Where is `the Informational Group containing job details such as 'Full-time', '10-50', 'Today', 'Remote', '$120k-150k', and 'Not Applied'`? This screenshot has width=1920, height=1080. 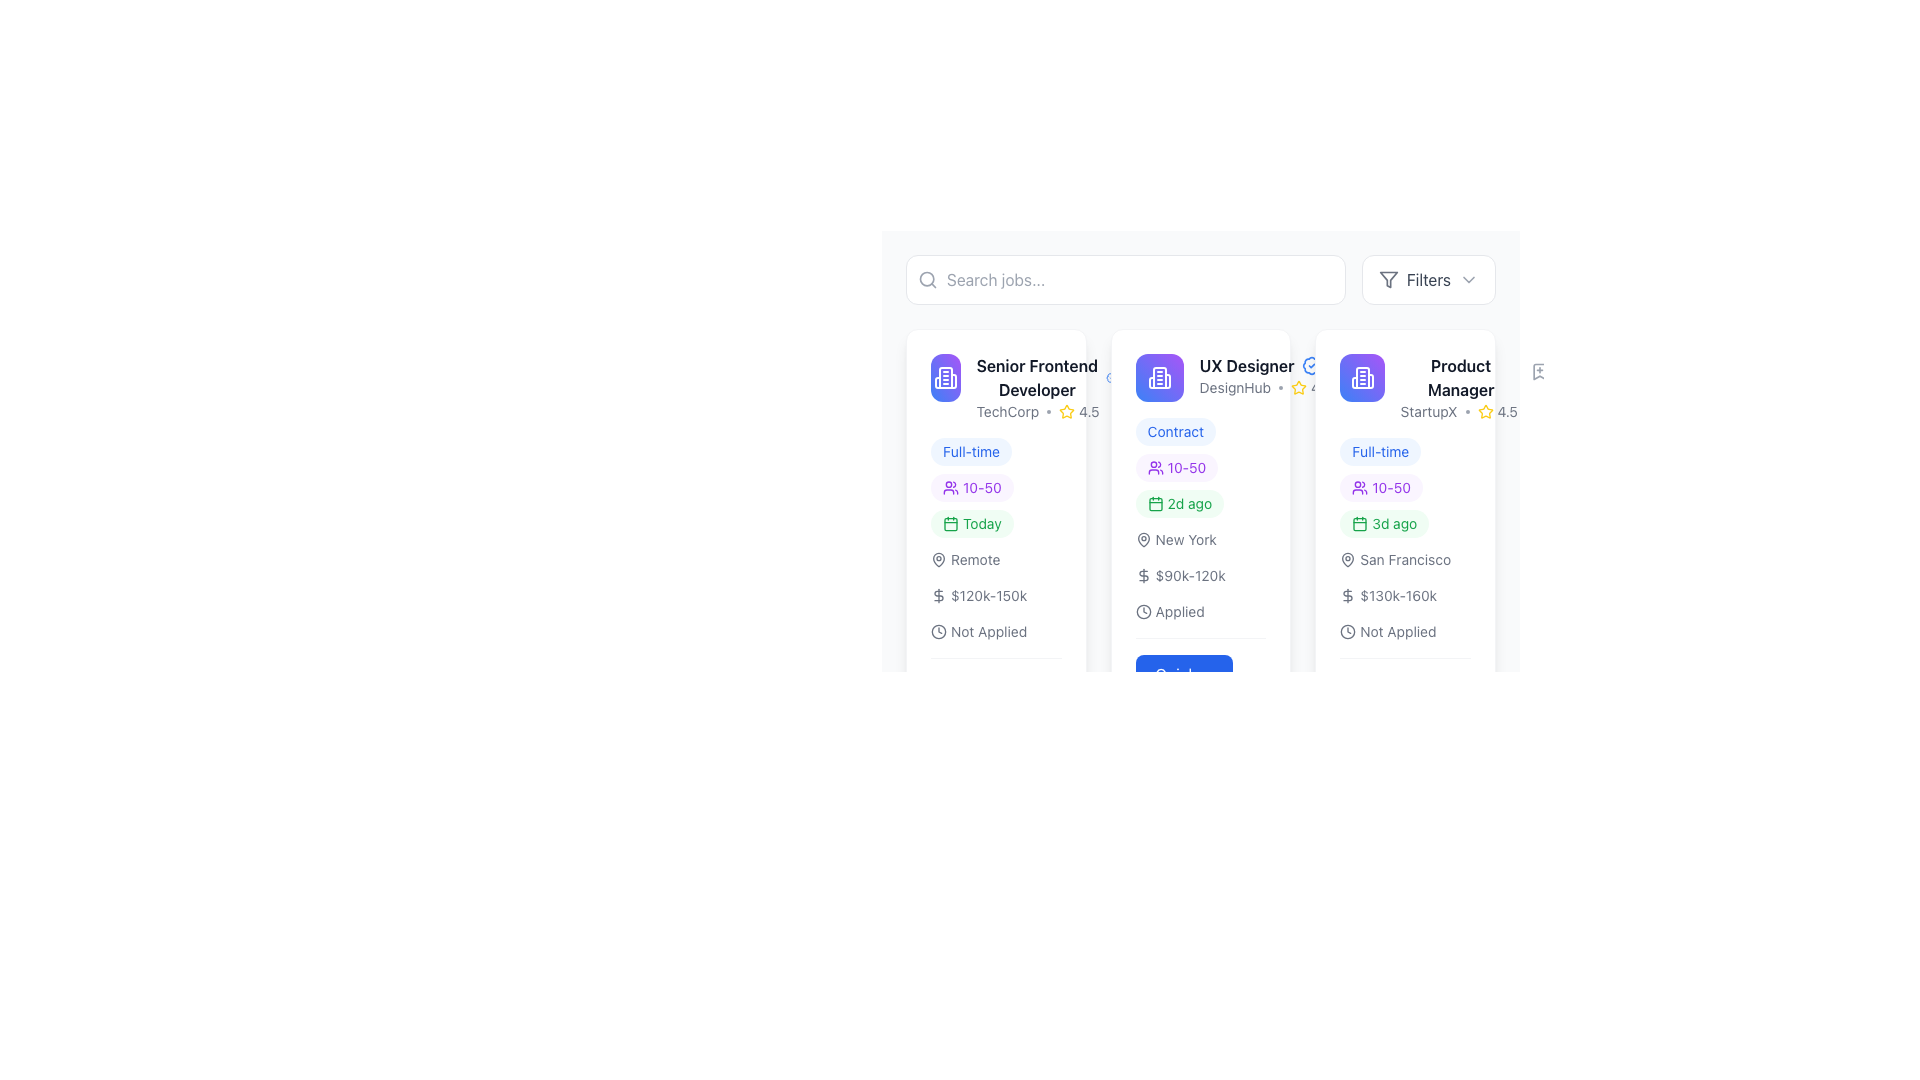
the Informational Group containing job details such as 'Full-time', '10-50', 'Today', 'Remote', '$120k-150k', and 'Not Applied' is located at coordinates (996, 540).